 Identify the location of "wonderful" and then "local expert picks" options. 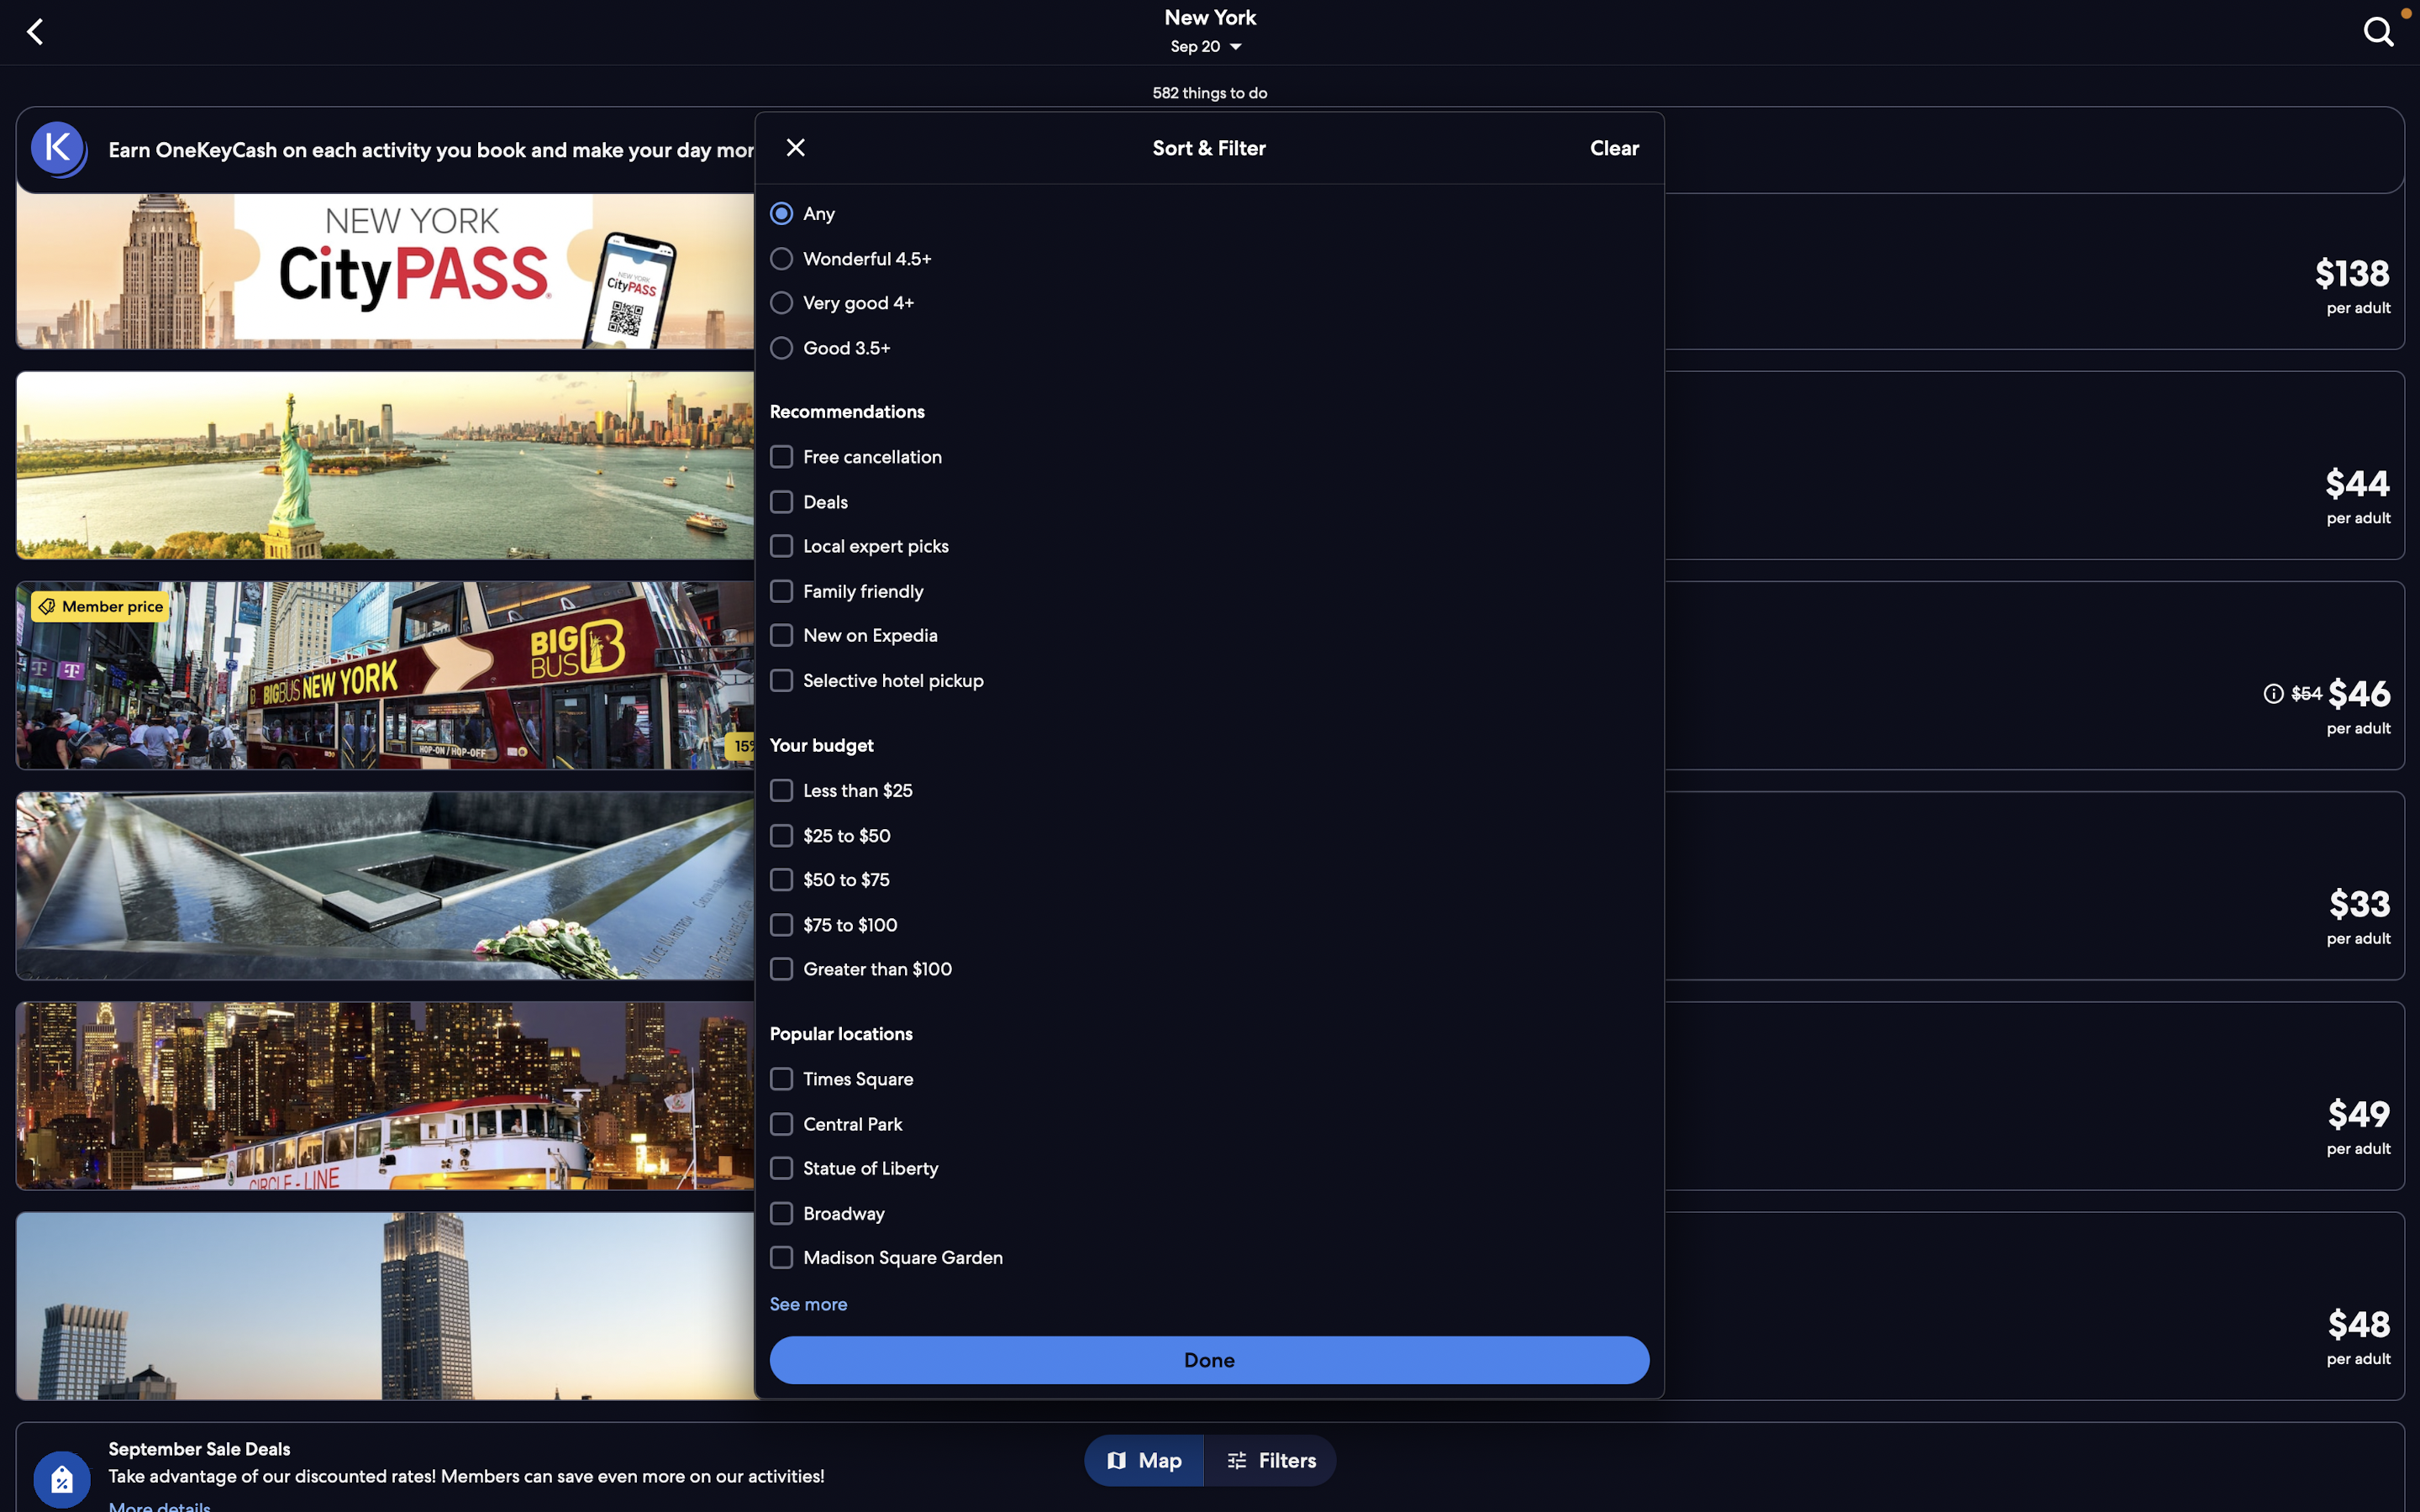
(1205, 258).